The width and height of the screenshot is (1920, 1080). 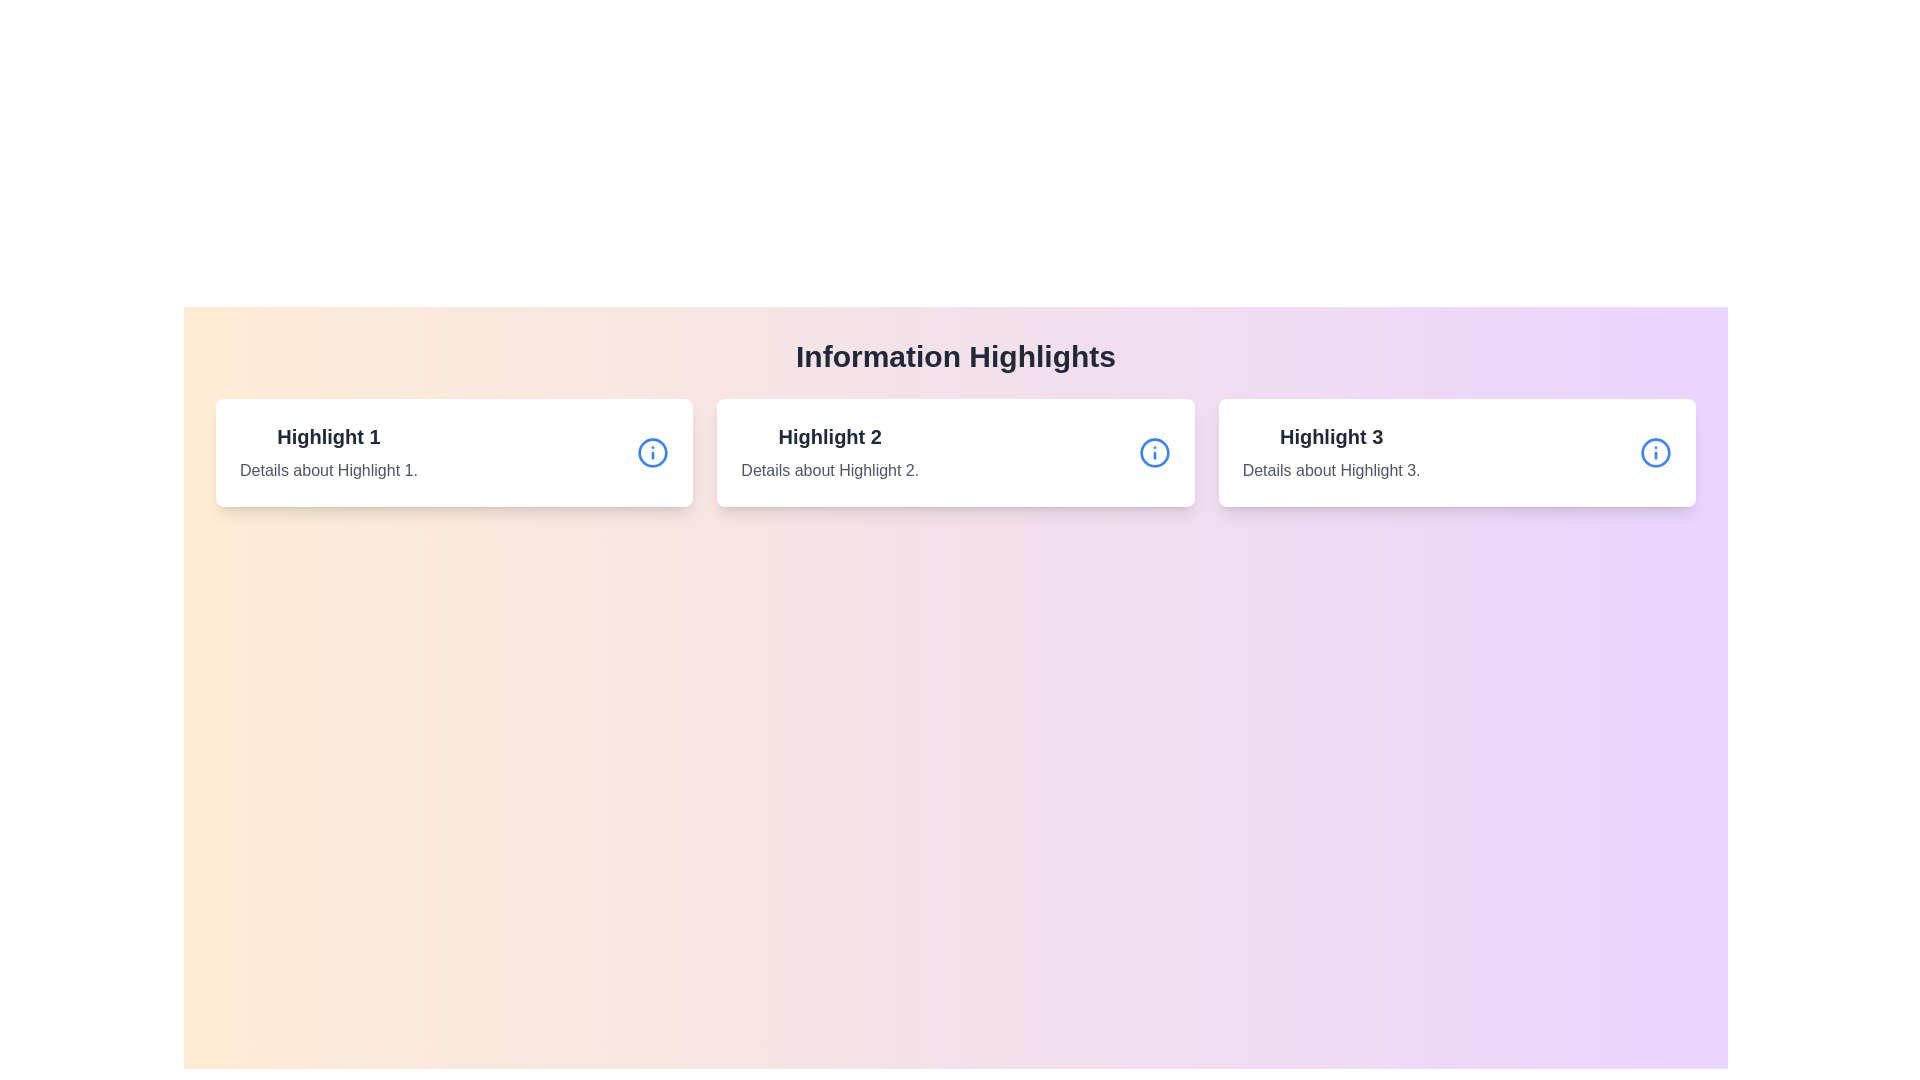 What do you see at coordinates (328, 435) in the screenshot?
I see `the Text Label located at the top of the leftmost card, which serves as the title for the card and is positioned above the descriptive text 'Details about Highlight 1.'` at bounding box center [328, 435].